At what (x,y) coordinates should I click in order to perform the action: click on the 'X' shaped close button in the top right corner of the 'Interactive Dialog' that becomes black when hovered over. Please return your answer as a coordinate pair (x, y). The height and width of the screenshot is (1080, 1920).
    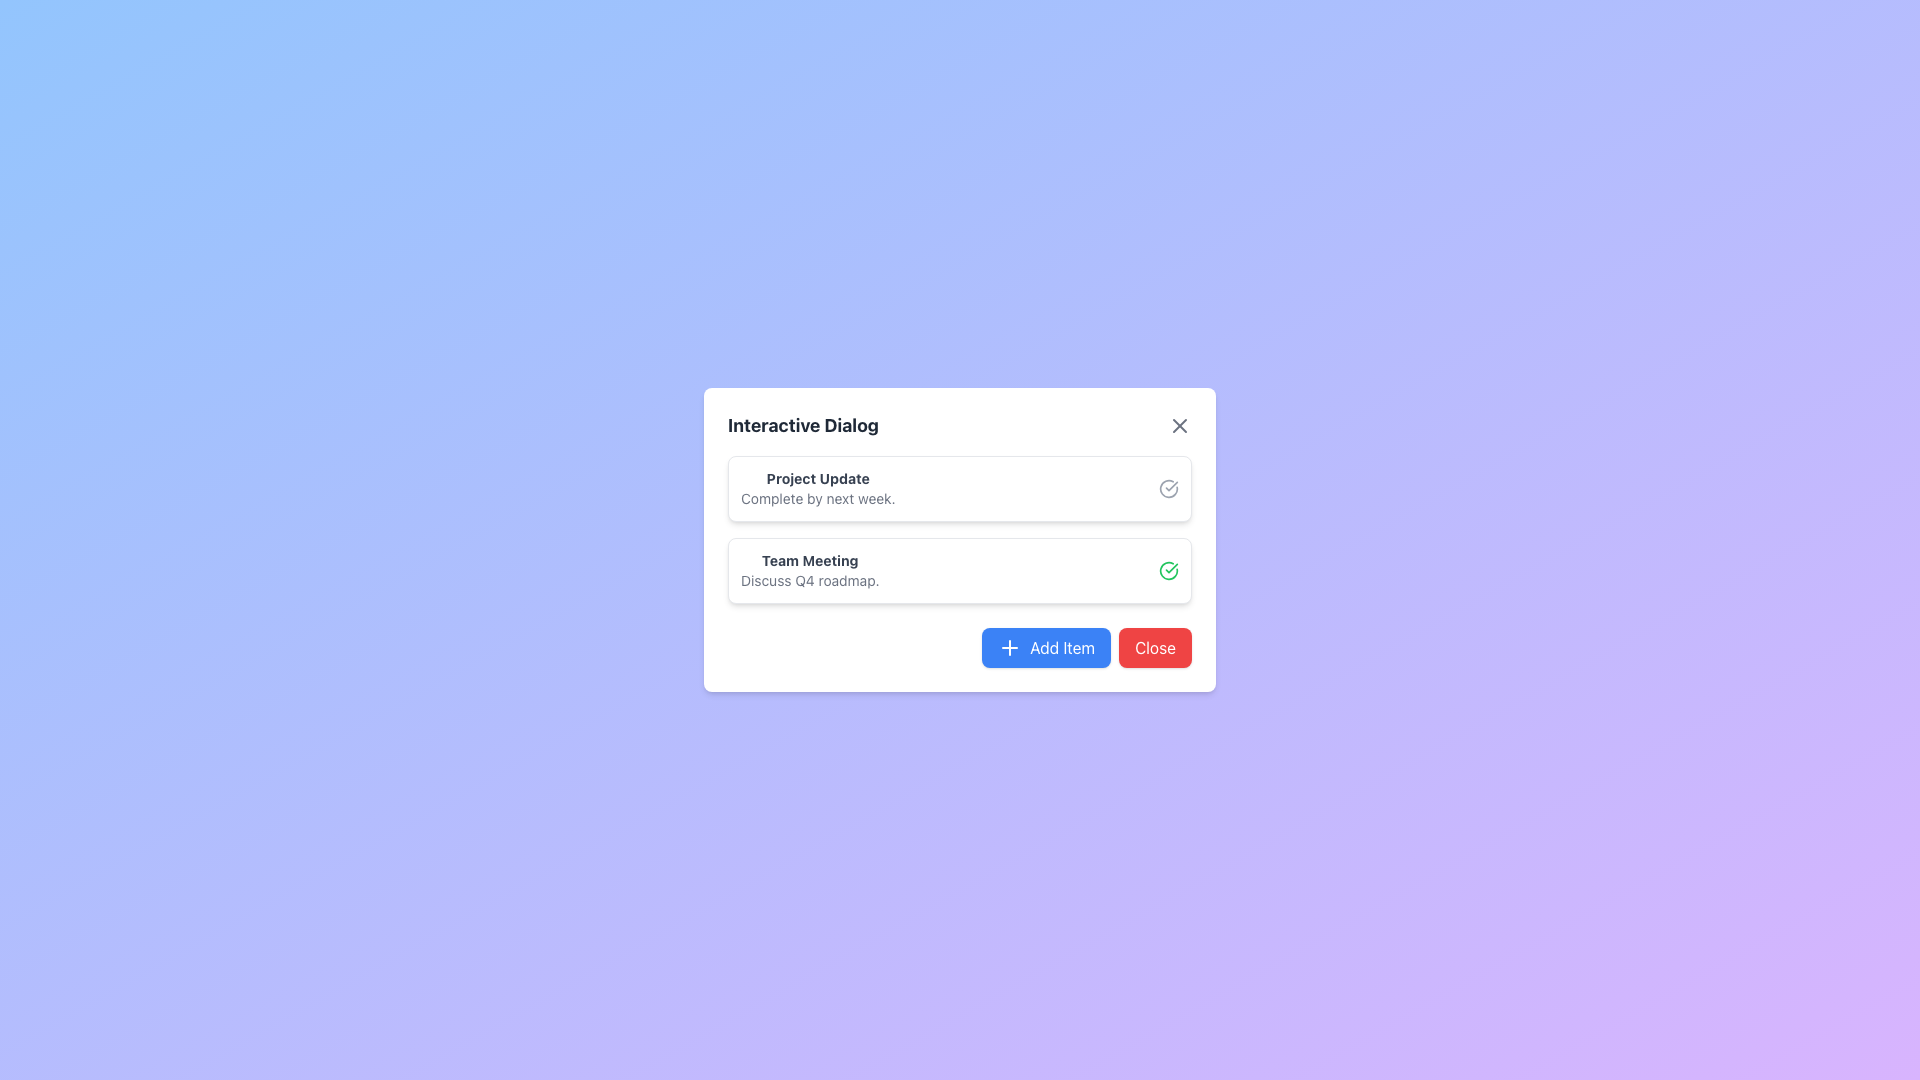
    Looking at the image, I should click on (1180, 424).